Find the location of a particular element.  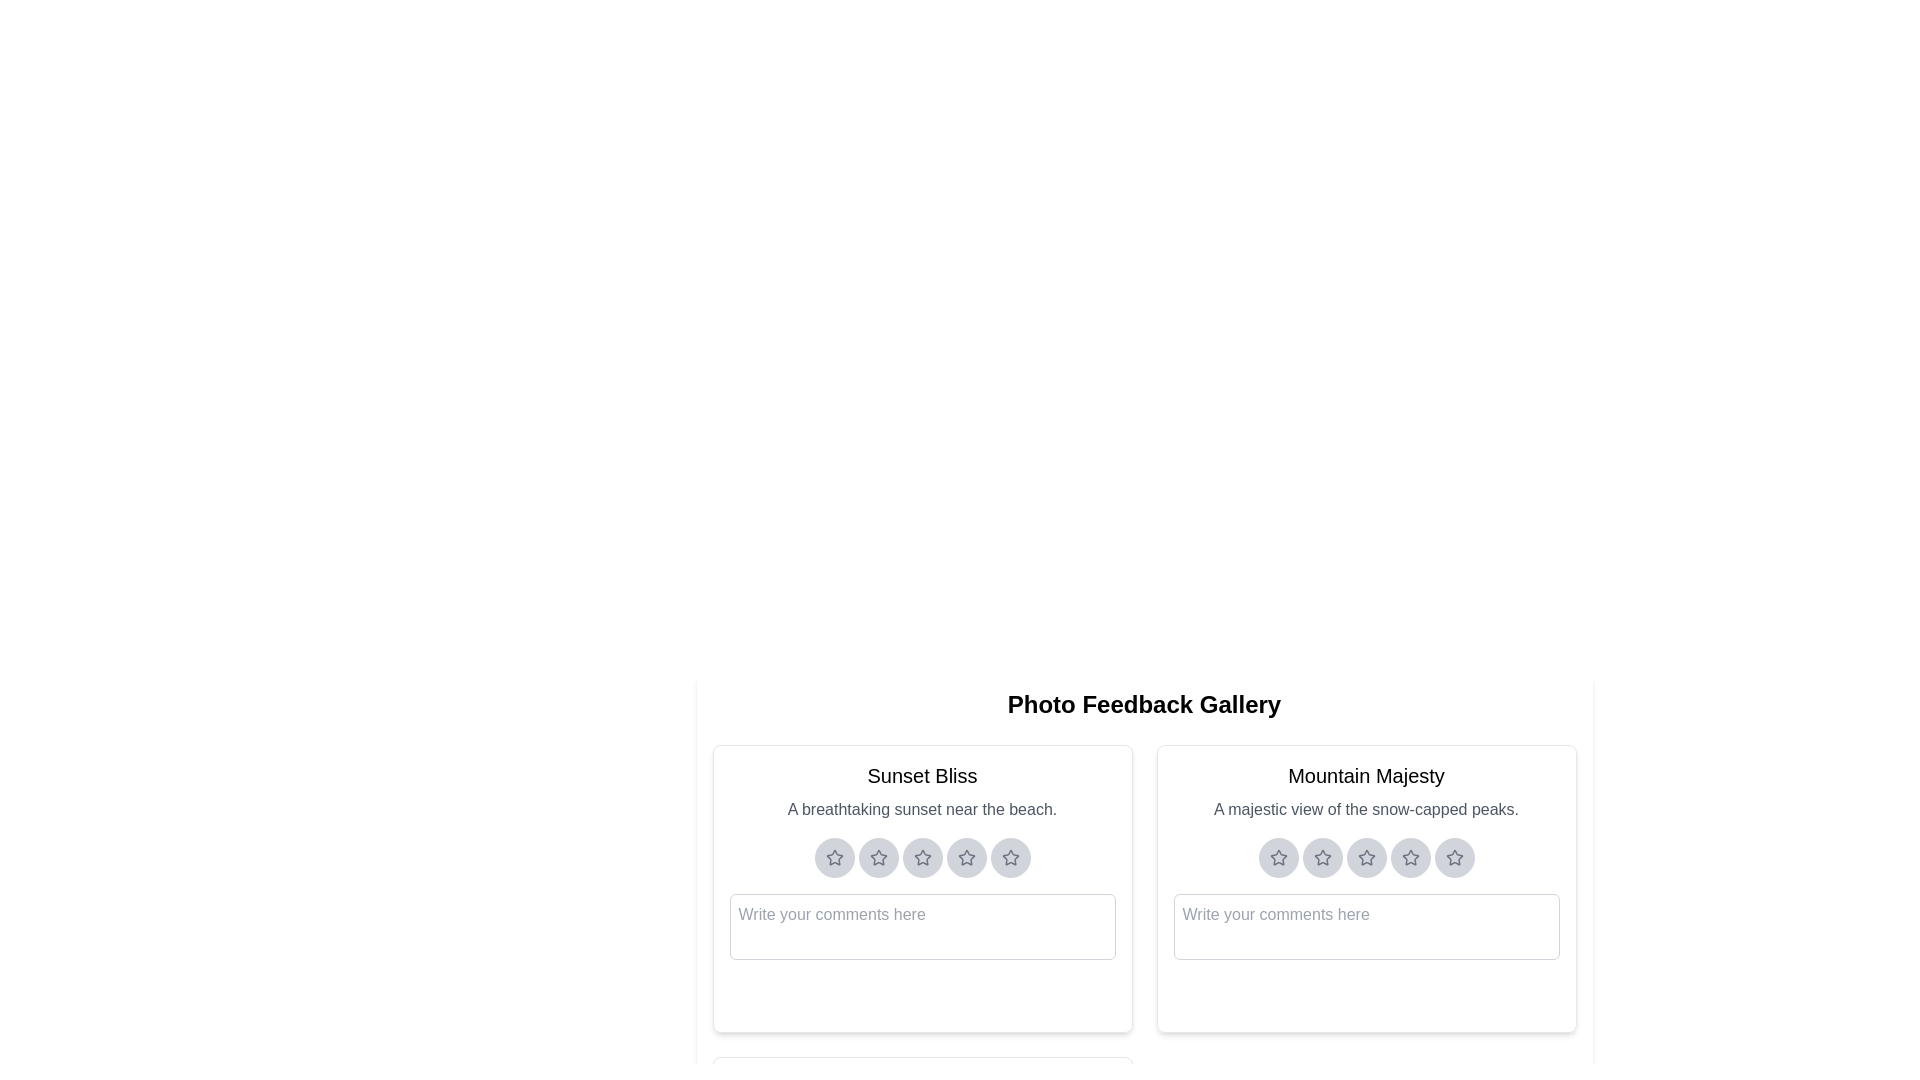

the second star-shaped rating icon in the 'Mountain Majesty' feedback section is located at coordinates (1322, 856).